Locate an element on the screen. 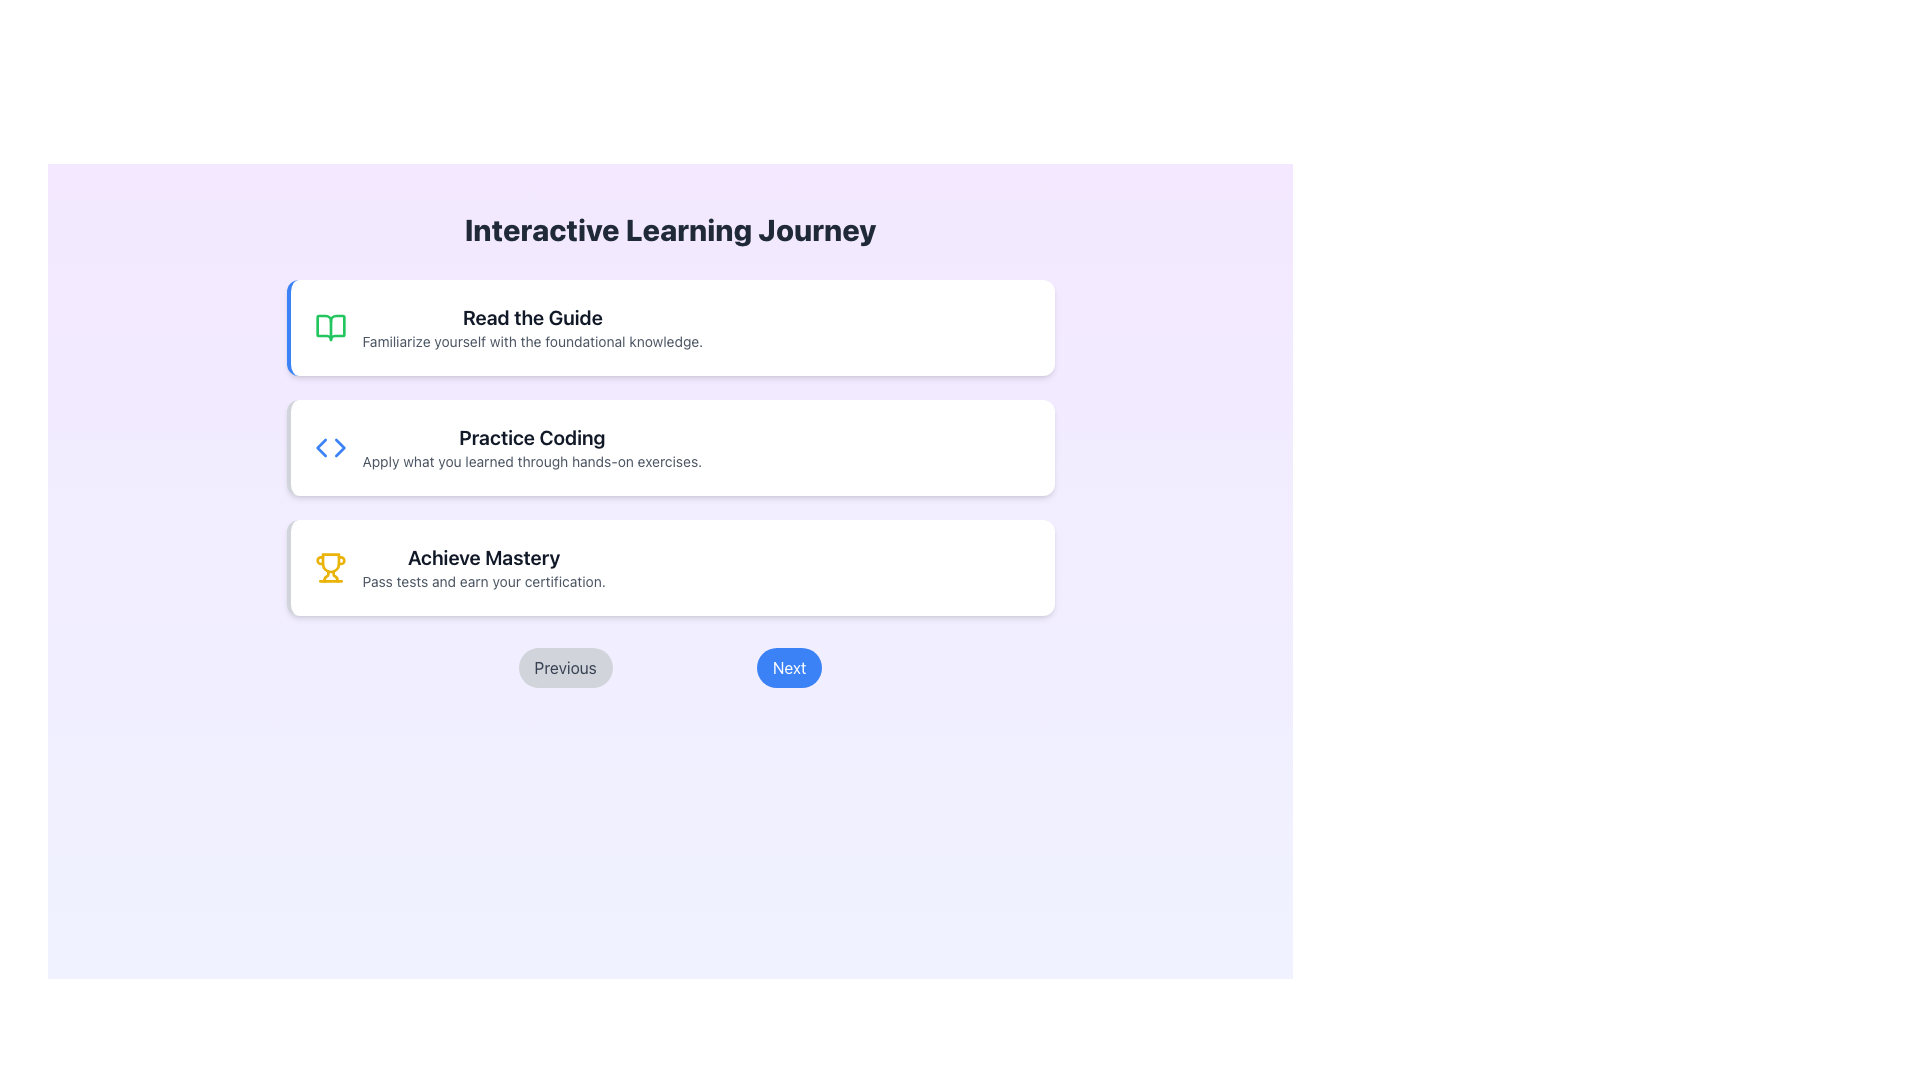  the text element that reads 'Familiarize yourself with the foundational knowledge.' It is styled in a smaller font size and grayer tone, located directly below the bold title 'Read the Guide' within the first card of the interface is located at coordinates (532, 341).